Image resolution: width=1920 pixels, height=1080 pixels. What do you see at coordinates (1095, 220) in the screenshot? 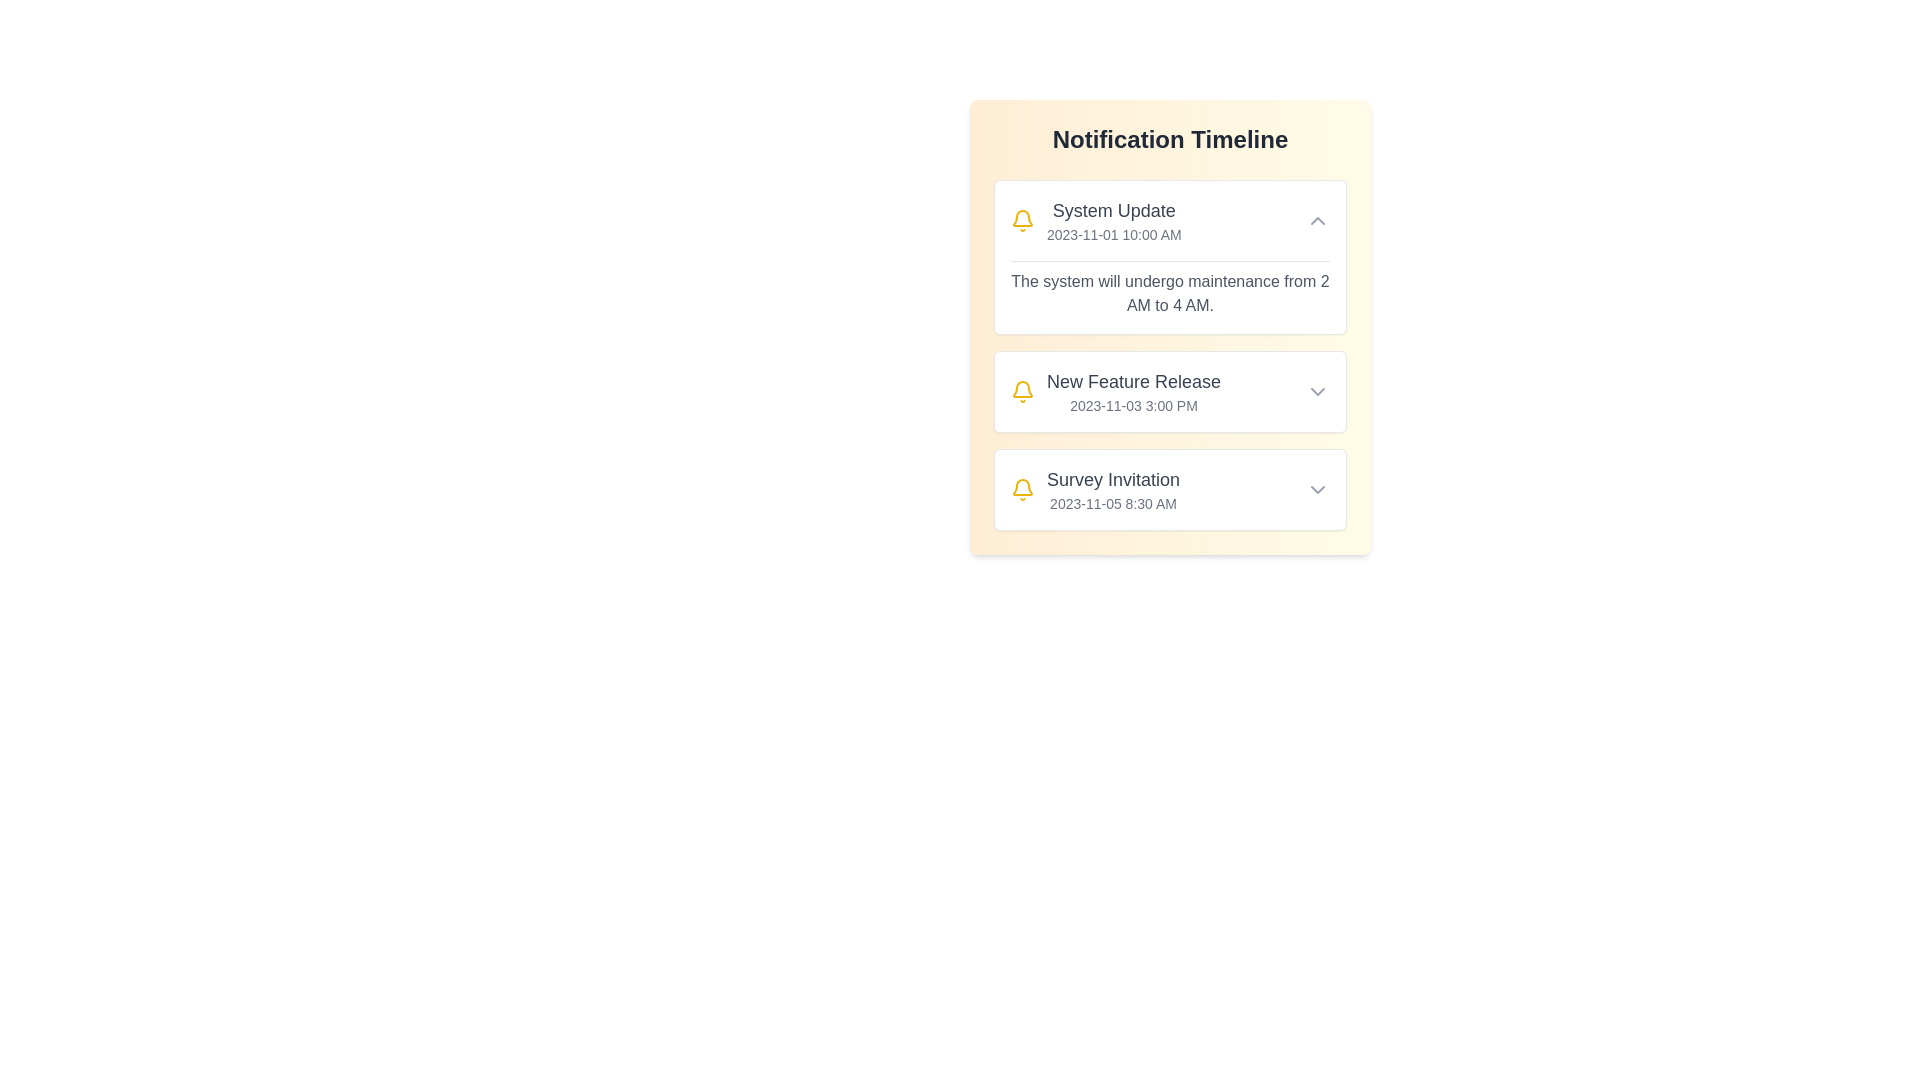
I see `the header notification entry displaying the title 'System Update' and the timestamp '2023-11-01 10:00 AM' to perform an action related to the notification` at bounding box center [1095, 220].